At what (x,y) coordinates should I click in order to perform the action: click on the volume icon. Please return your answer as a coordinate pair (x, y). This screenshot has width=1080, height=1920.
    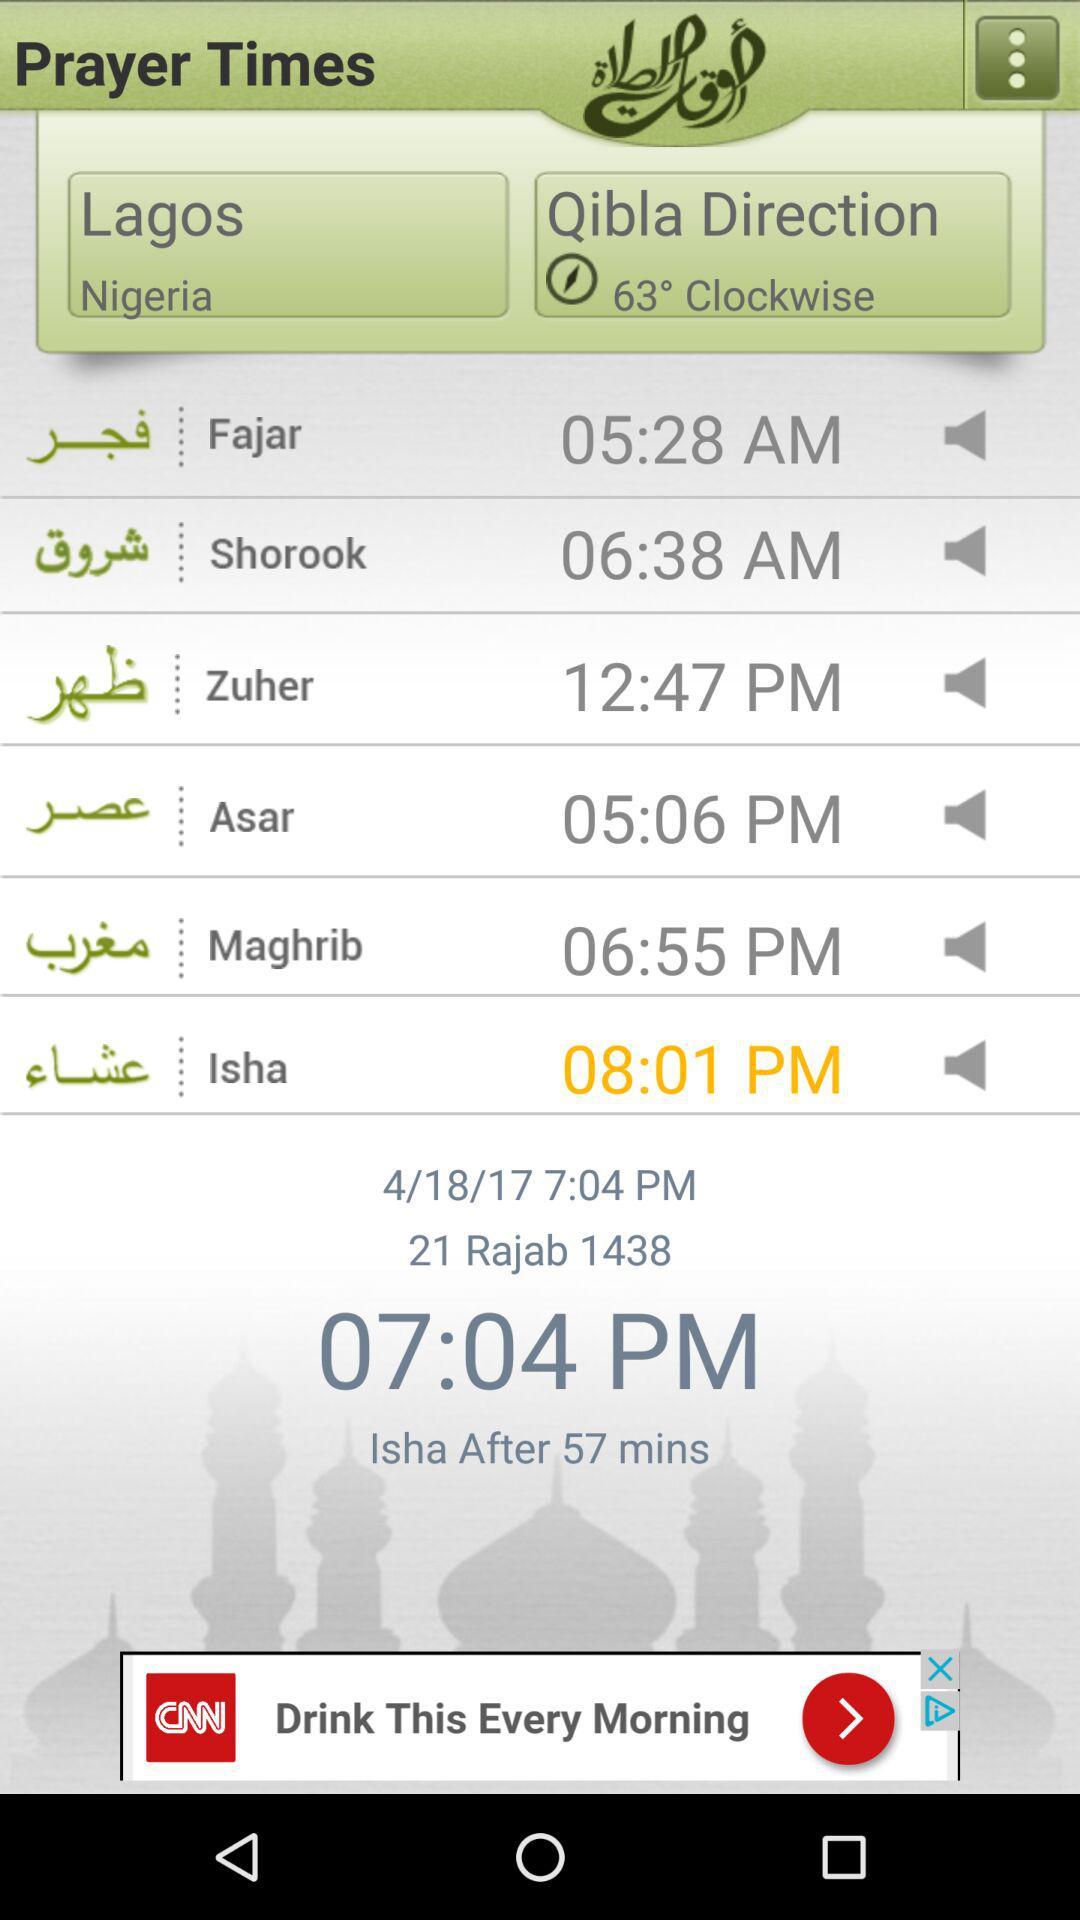
    Looking at the image, I should click on (981, 1015).